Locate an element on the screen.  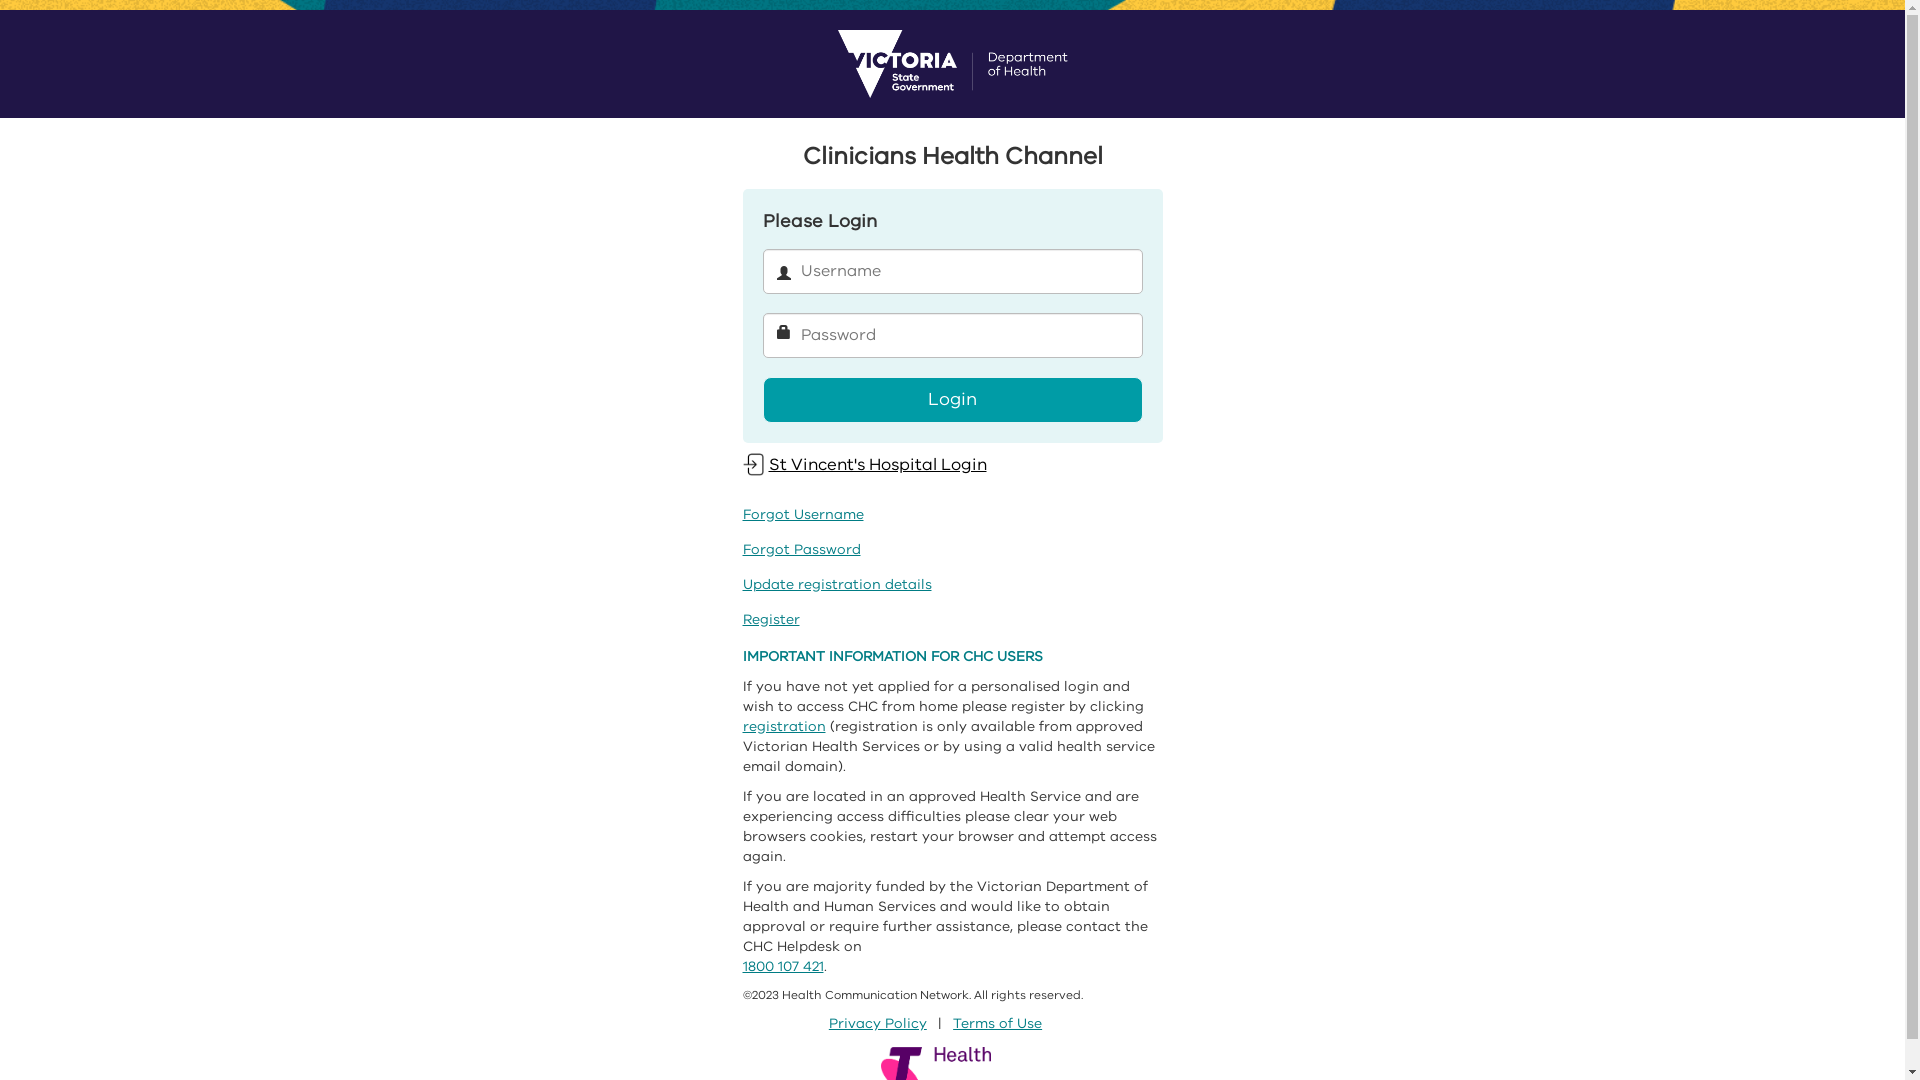
'1800 107 421' is located at coordinates (781, 965).